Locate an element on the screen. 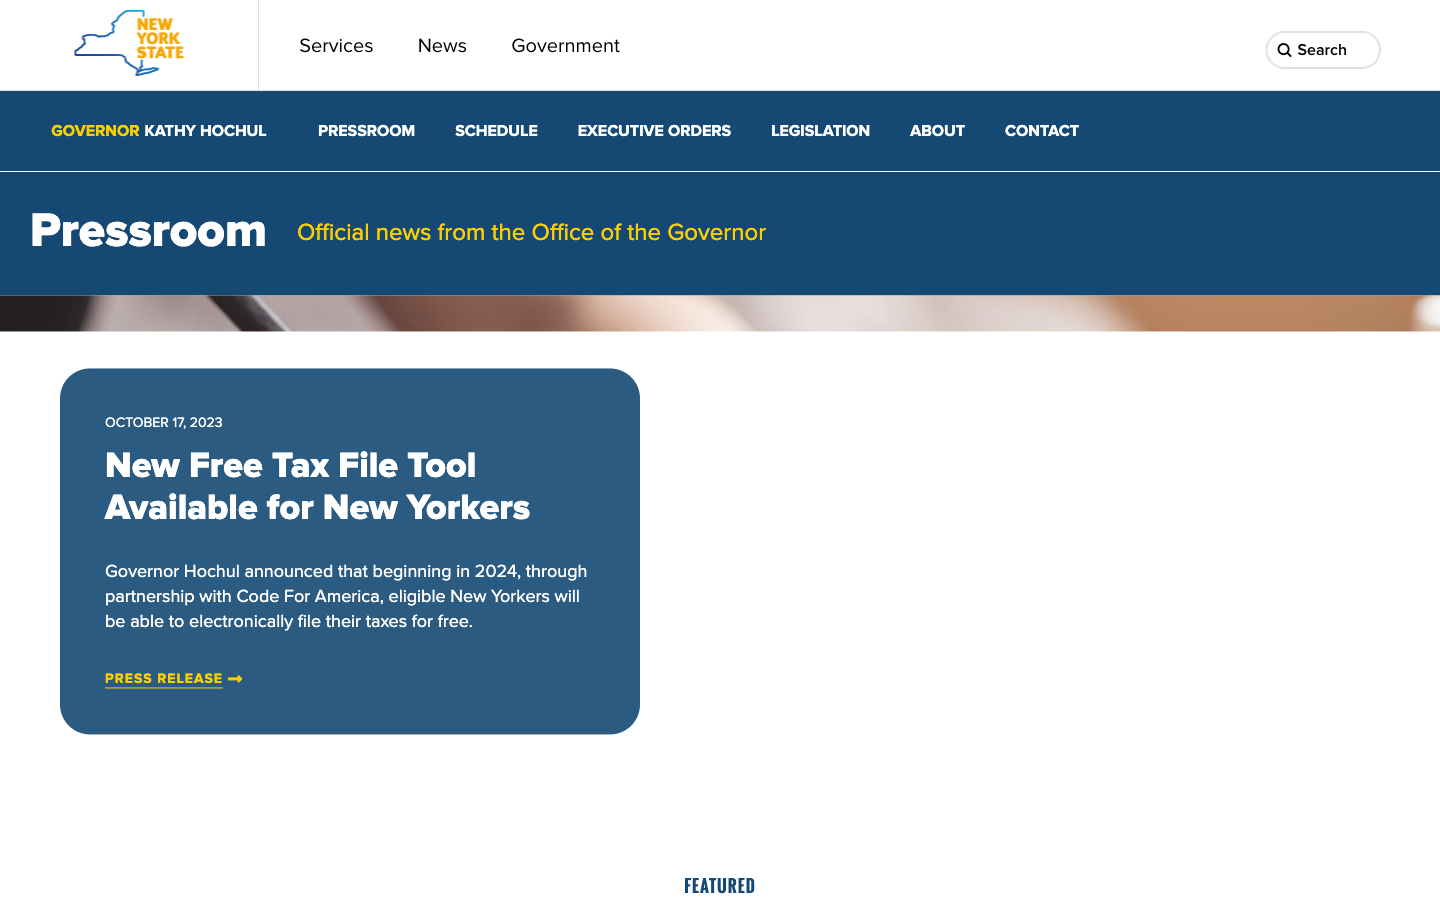  Go to the latest news and launch the press release about the free tax filing software is located at coordinates (163, 678).